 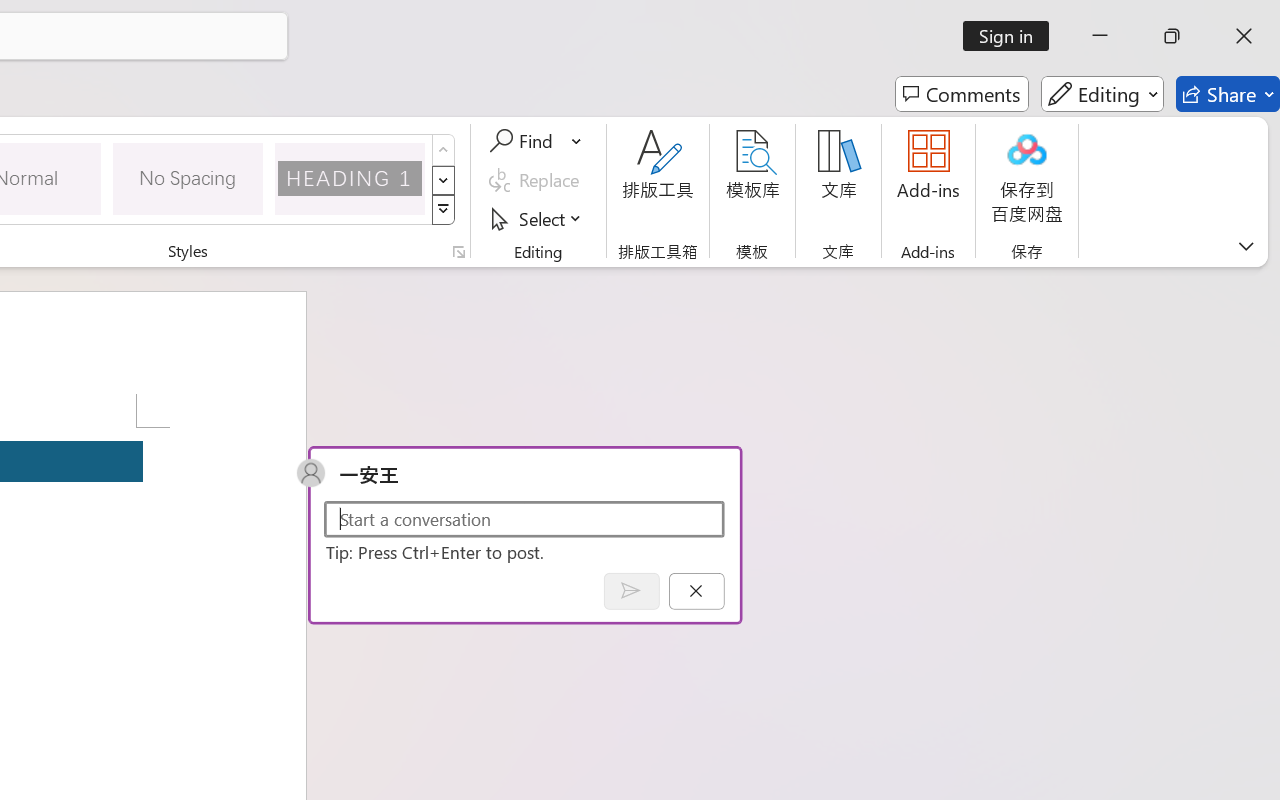 What do you see at coordinates (1101, 94) in the screenshot?
I see `'Editing'` at bounding box center [1101, 94].